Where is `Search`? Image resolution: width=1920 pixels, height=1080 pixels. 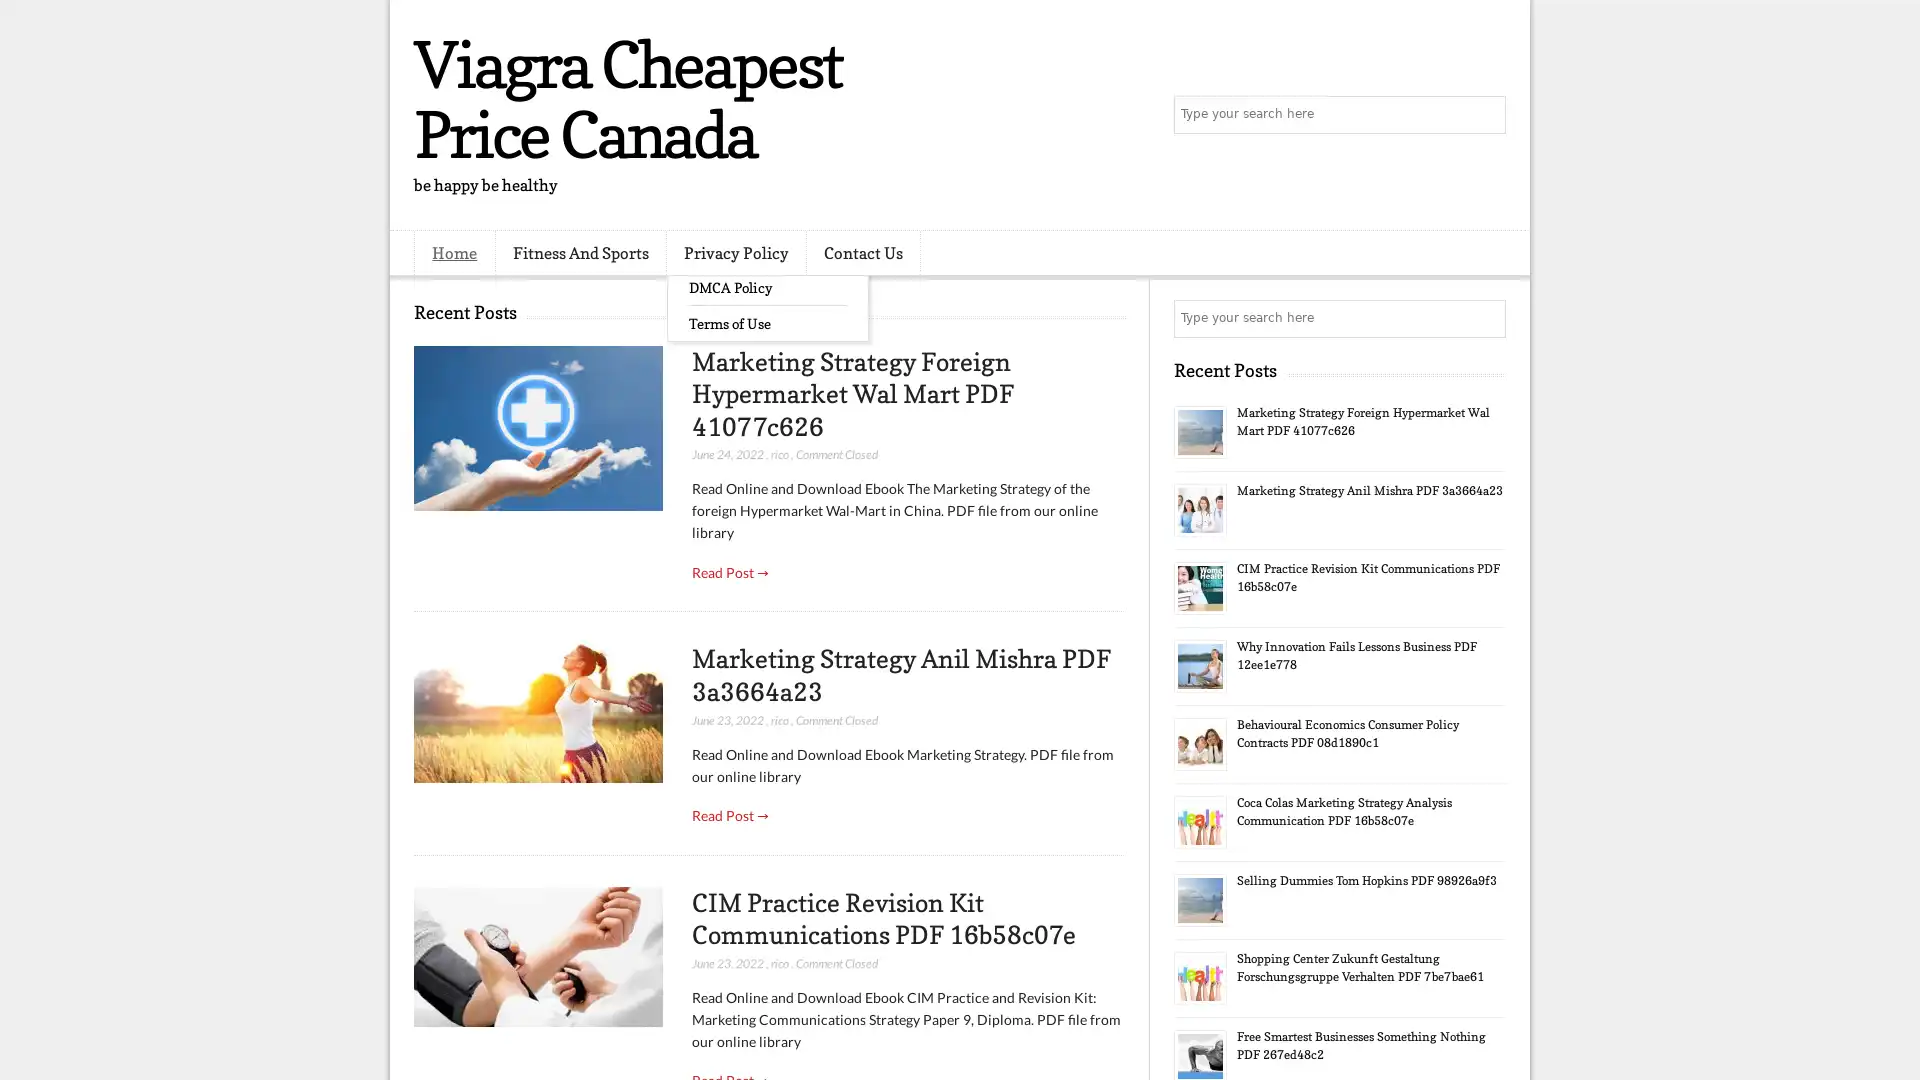 Search is located at coordinates (1485, 318).